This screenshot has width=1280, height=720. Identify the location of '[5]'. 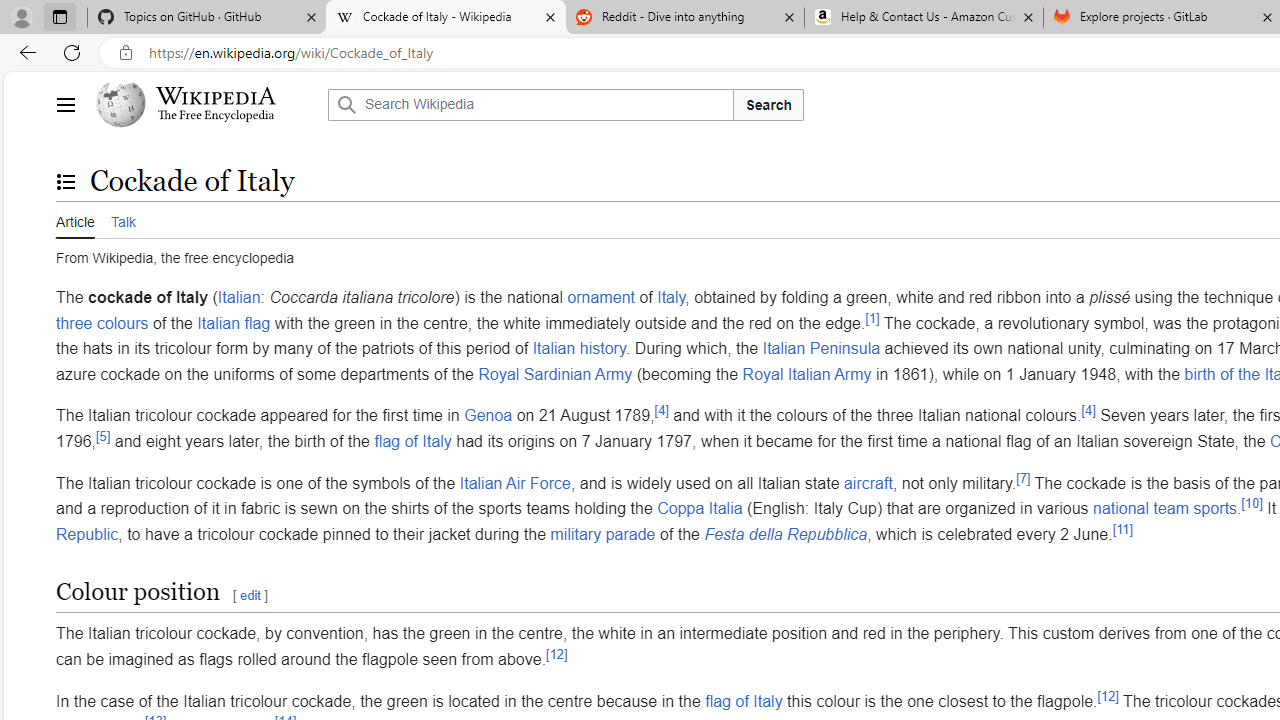
(102, 434).